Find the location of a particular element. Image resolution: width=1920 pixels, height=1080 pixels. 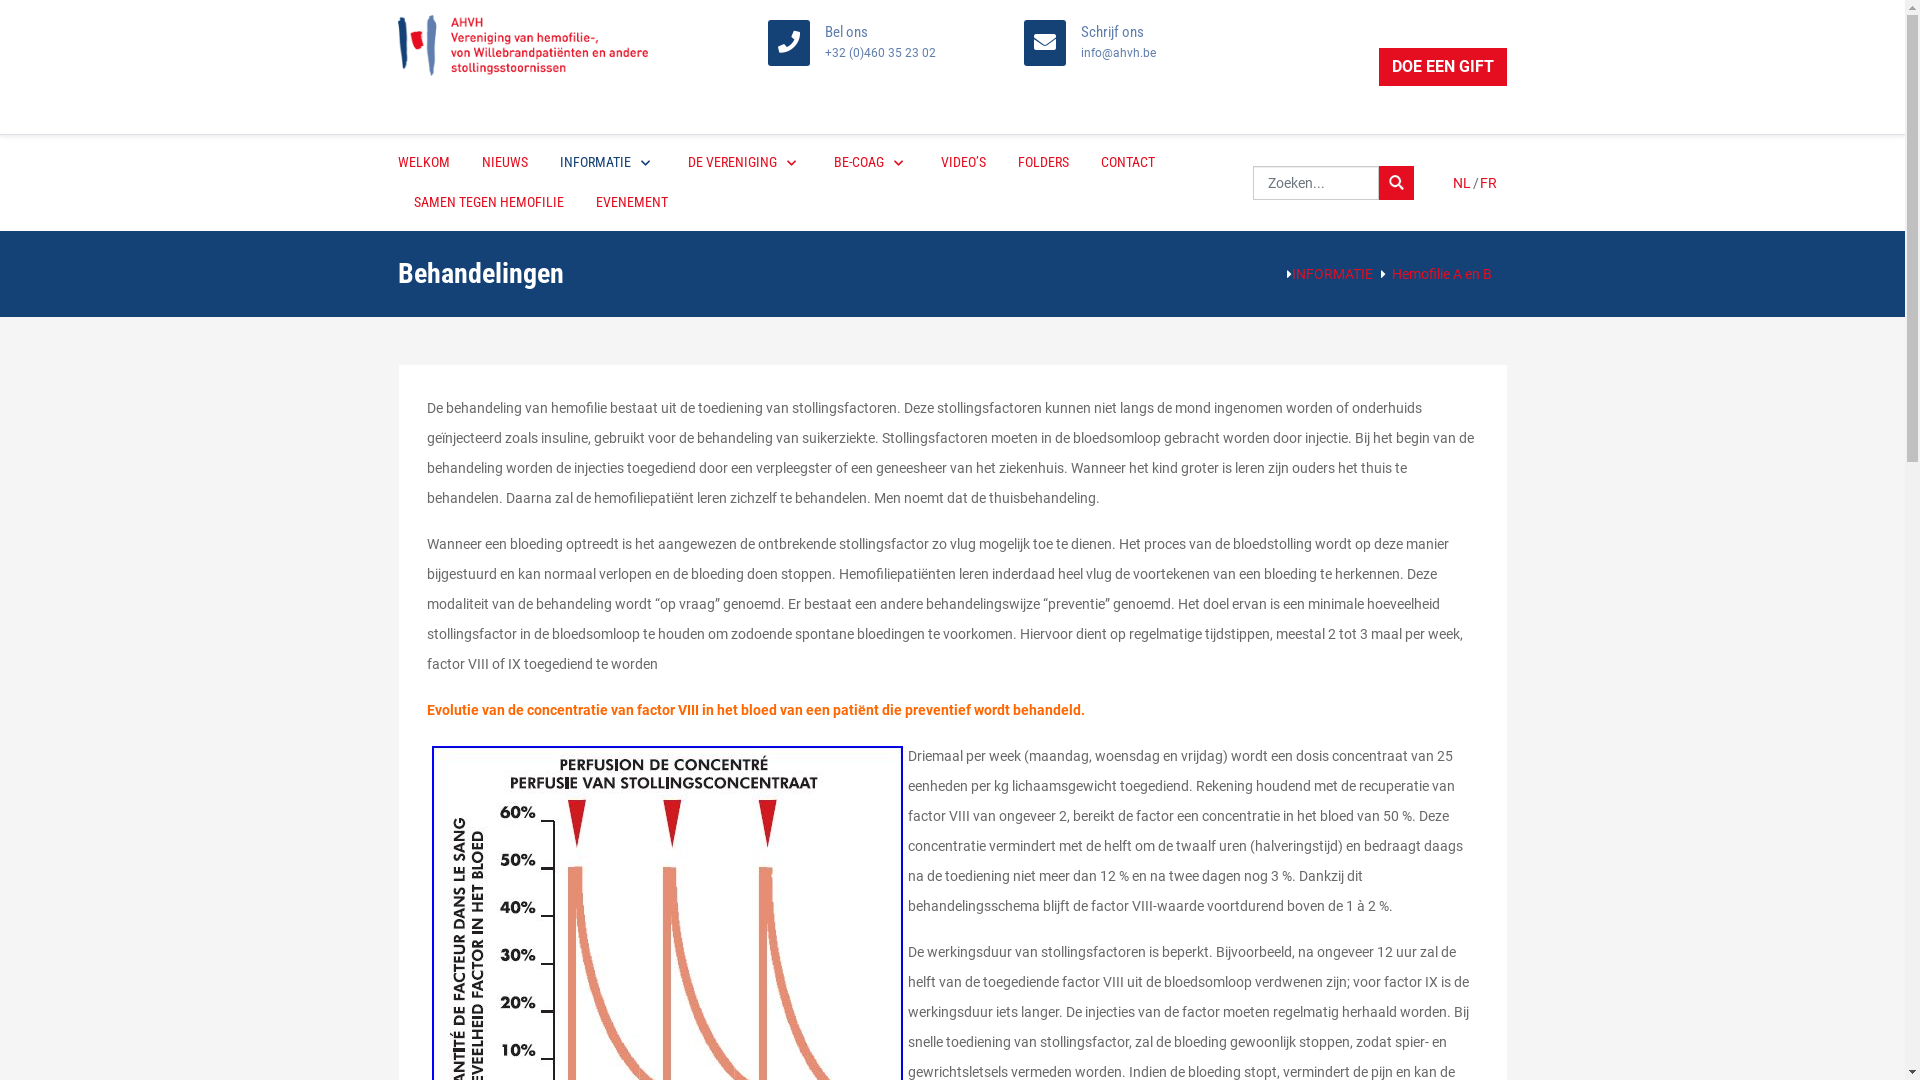

'CONTACT' is located at coordinates (1127, 161).